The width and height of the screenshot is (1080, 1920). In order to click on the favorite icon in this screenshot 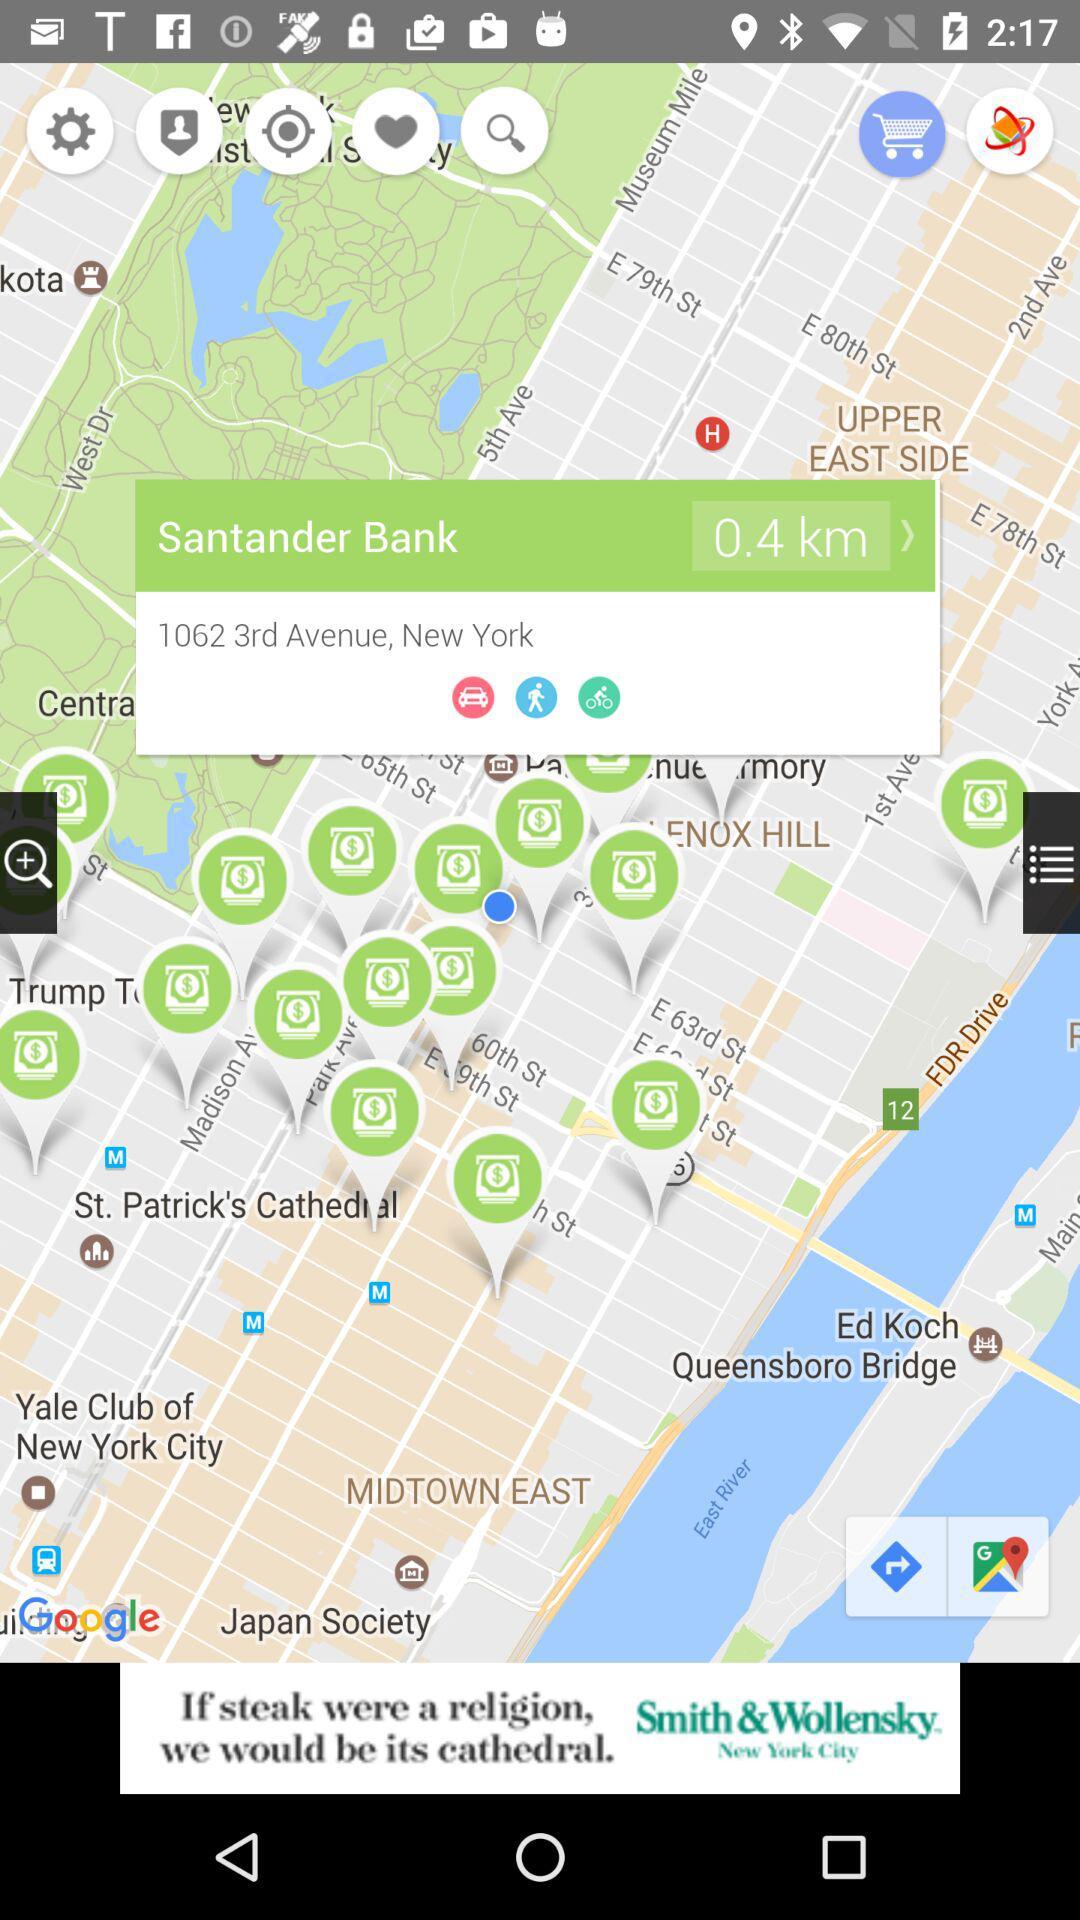, I will do `click(397, 132)`.